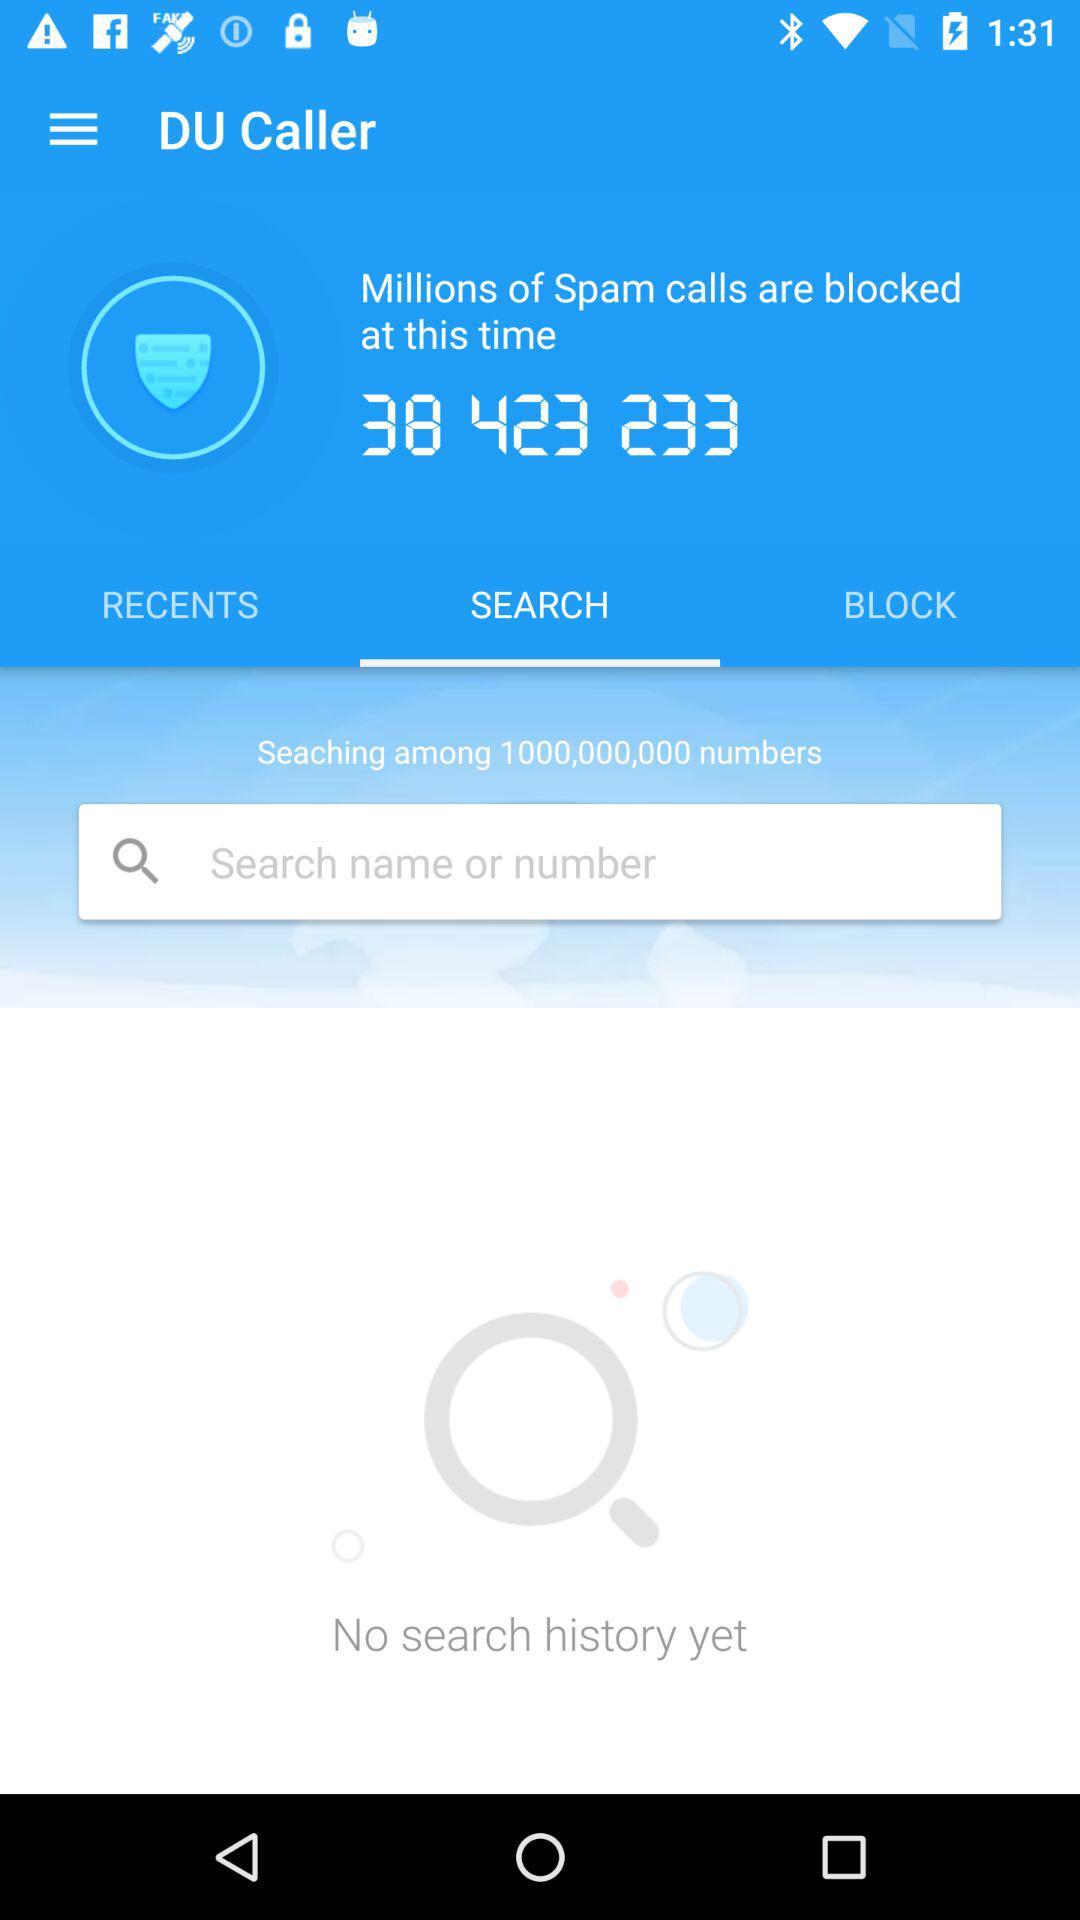 The width and height of the screenshot is (1080, 1920). I want to click on item next to search, so click(180, 602).